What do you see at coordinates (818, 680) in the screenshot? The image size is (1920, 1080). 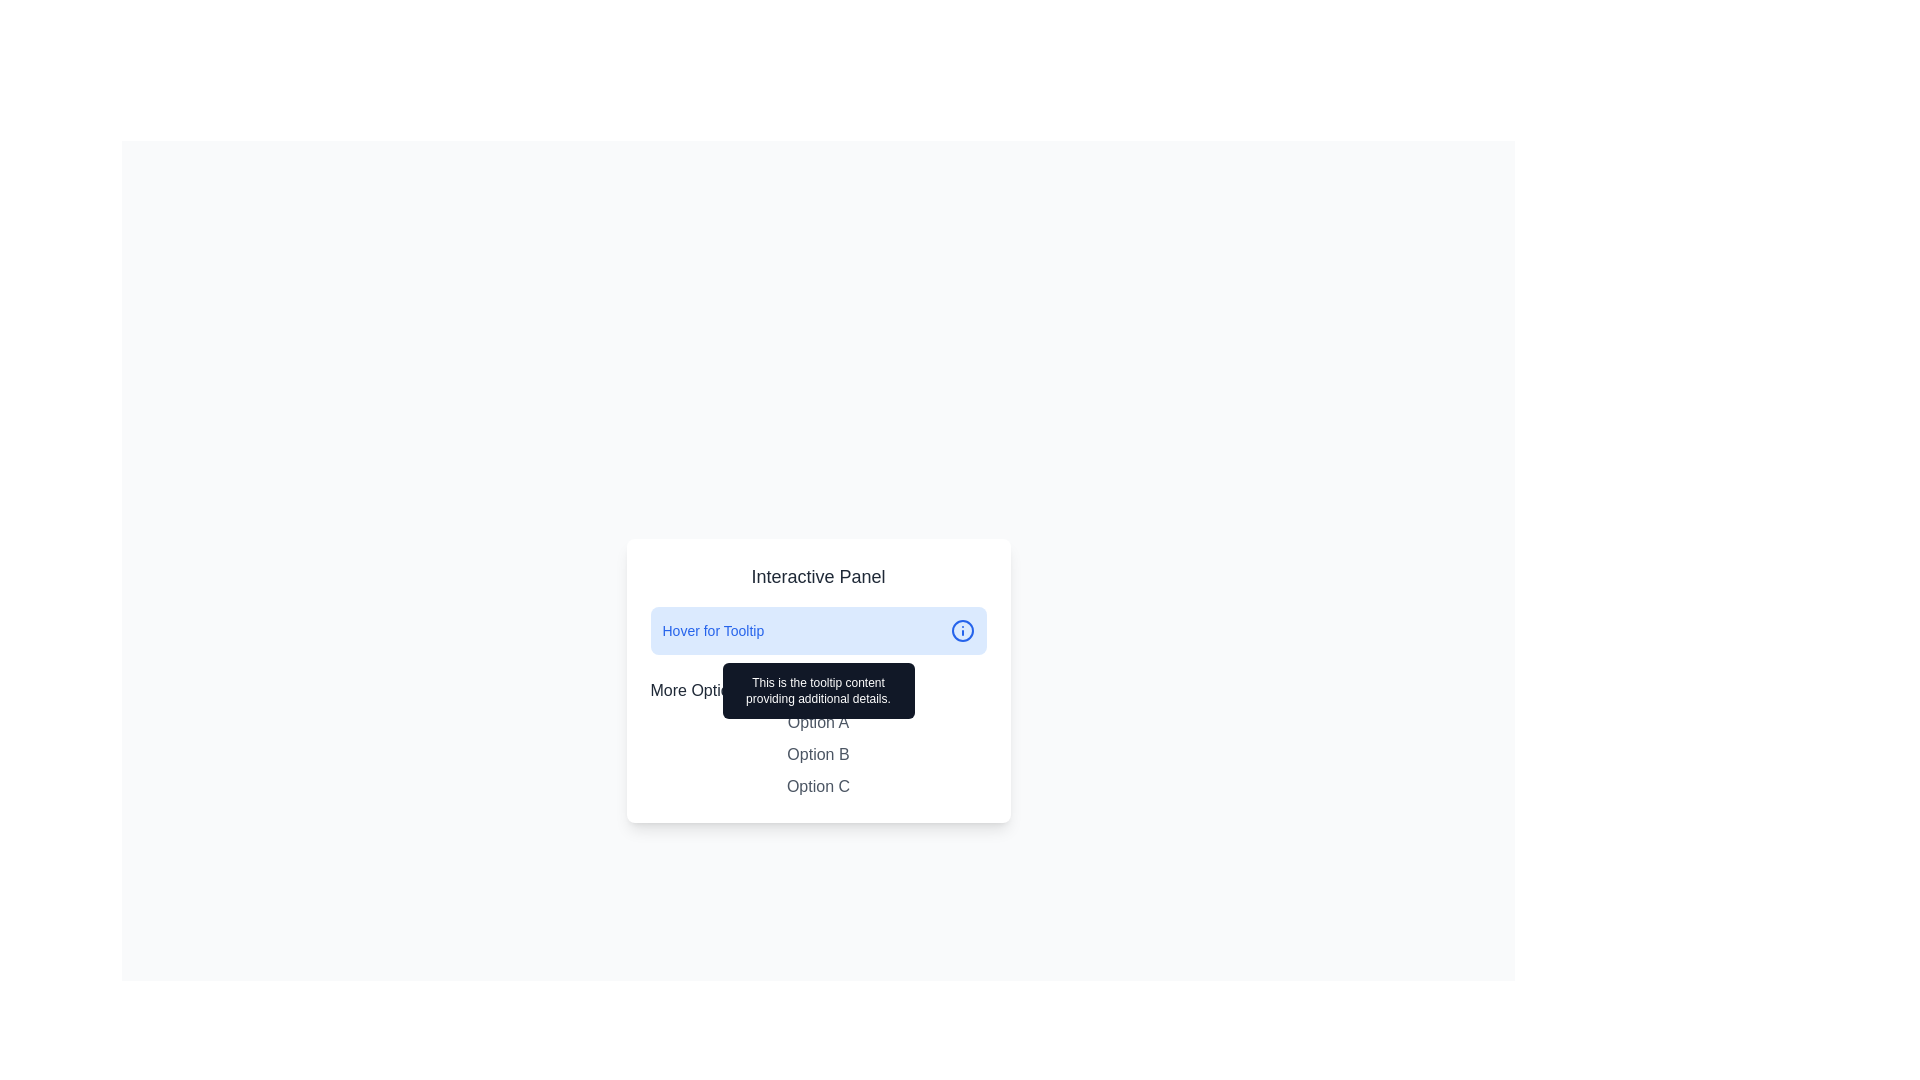 I see `the hoverable button within the centrally located card or panel` at bounding box center [818, 680].